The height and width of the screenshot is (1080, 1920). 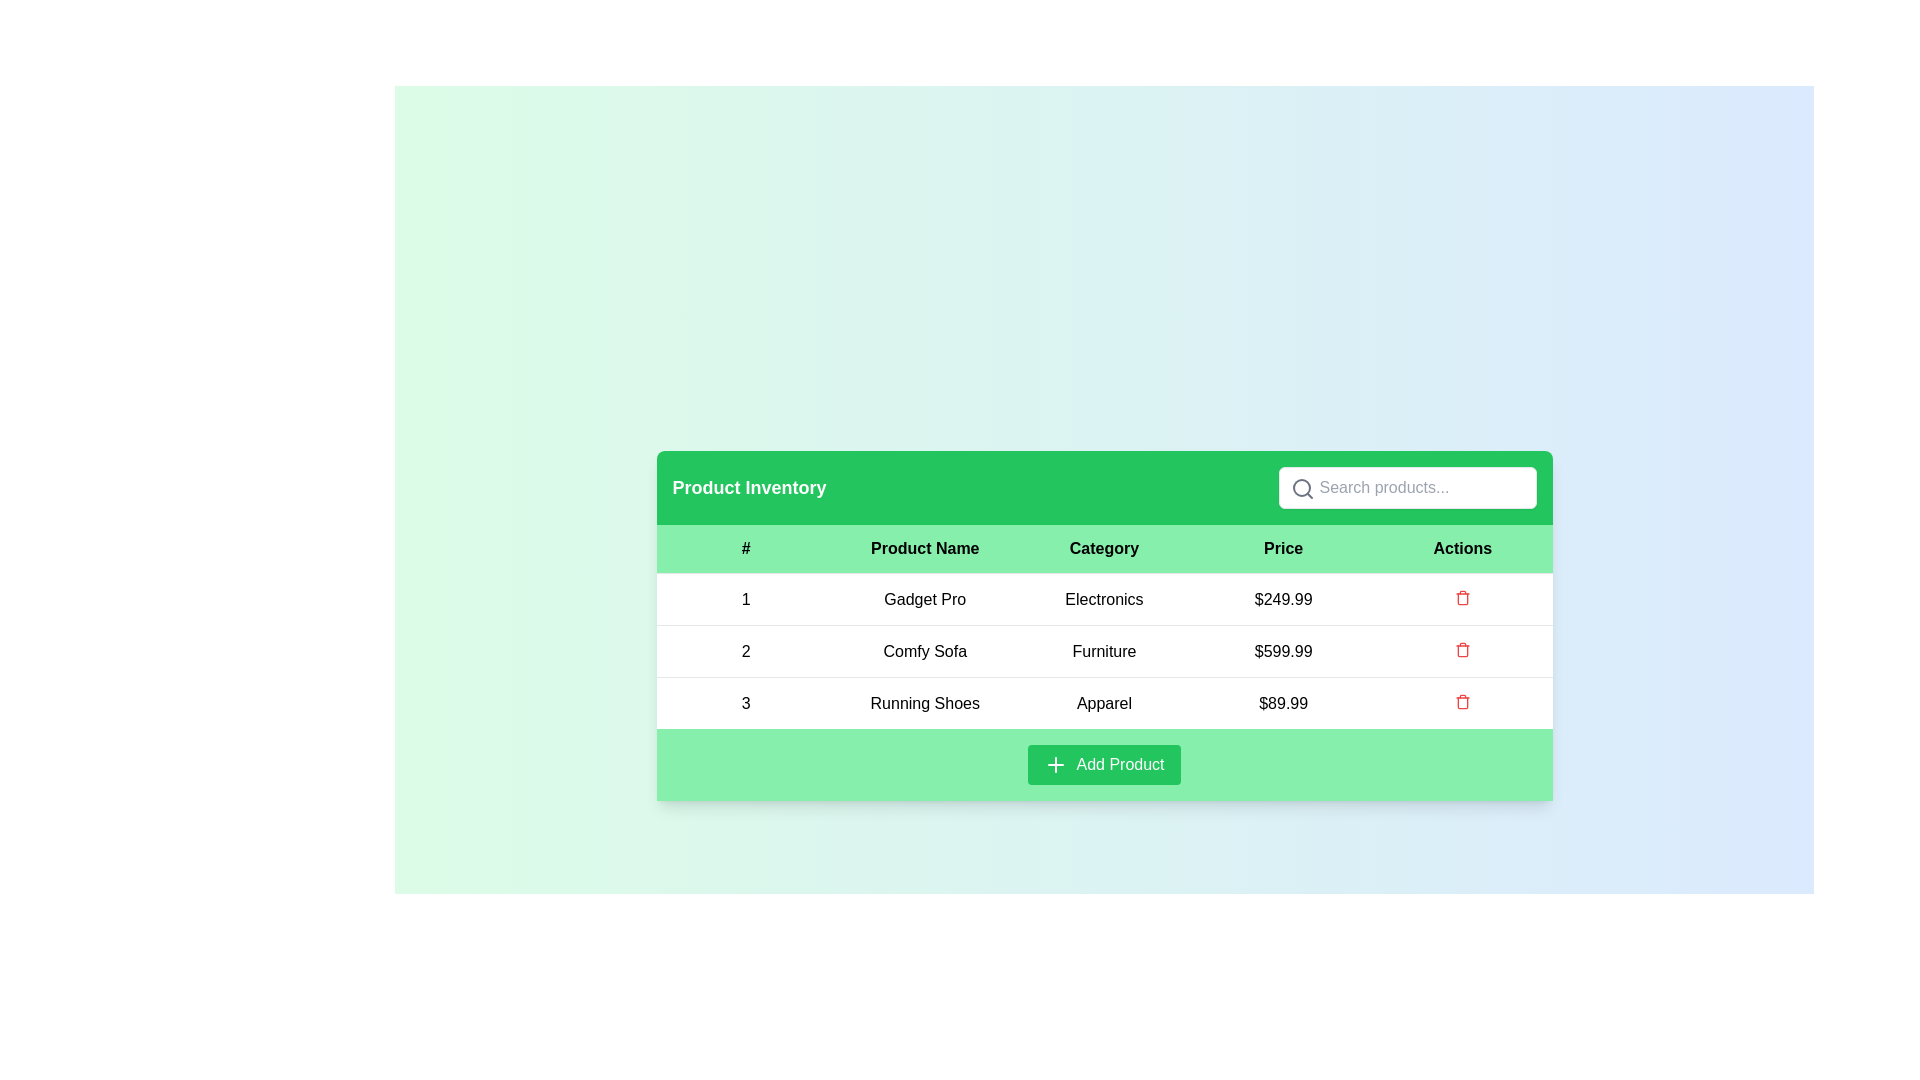 I want to click on the static text displaying the number '3', located in the leftmost cell of the third row of the table under the '#' column, so click(x=745, y=702).